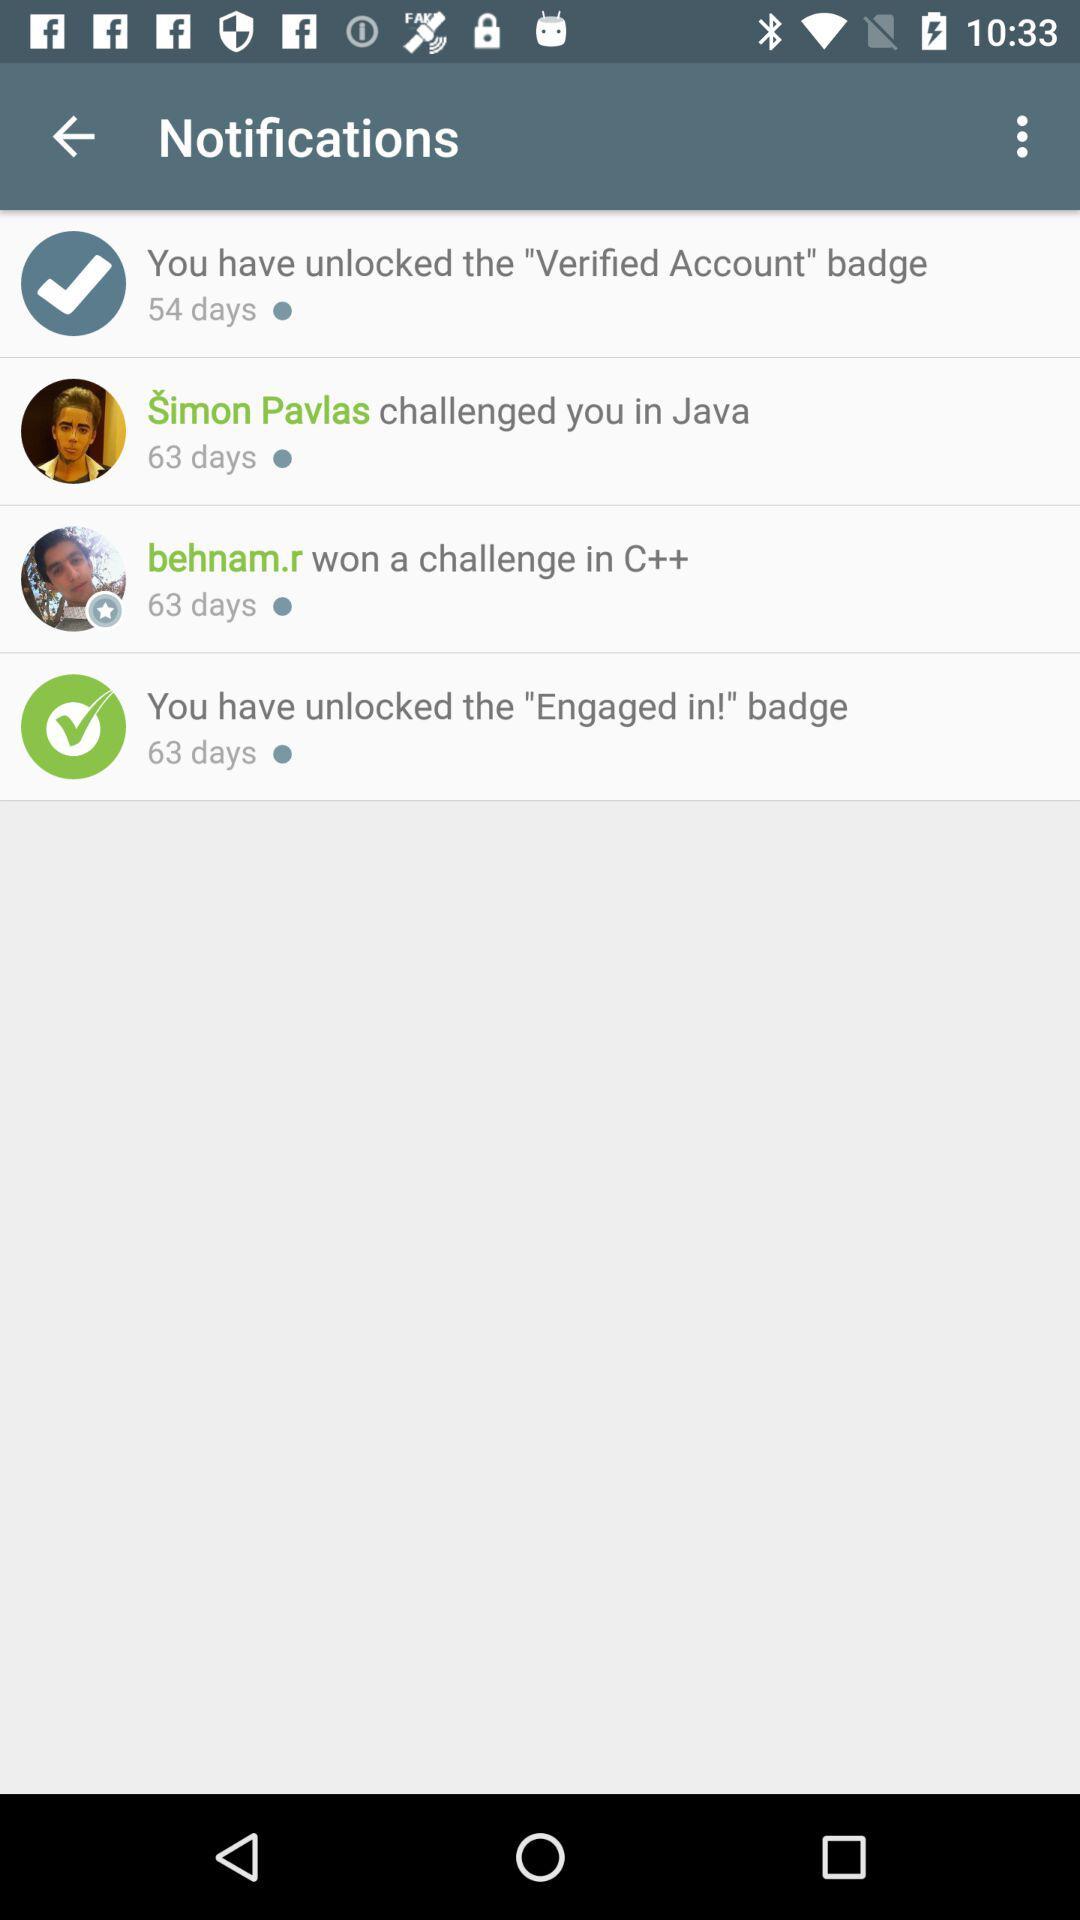 The width and height of the screenshot is (1080, 1920). I want to click on the text which is beside the third image, so click(591, 557).